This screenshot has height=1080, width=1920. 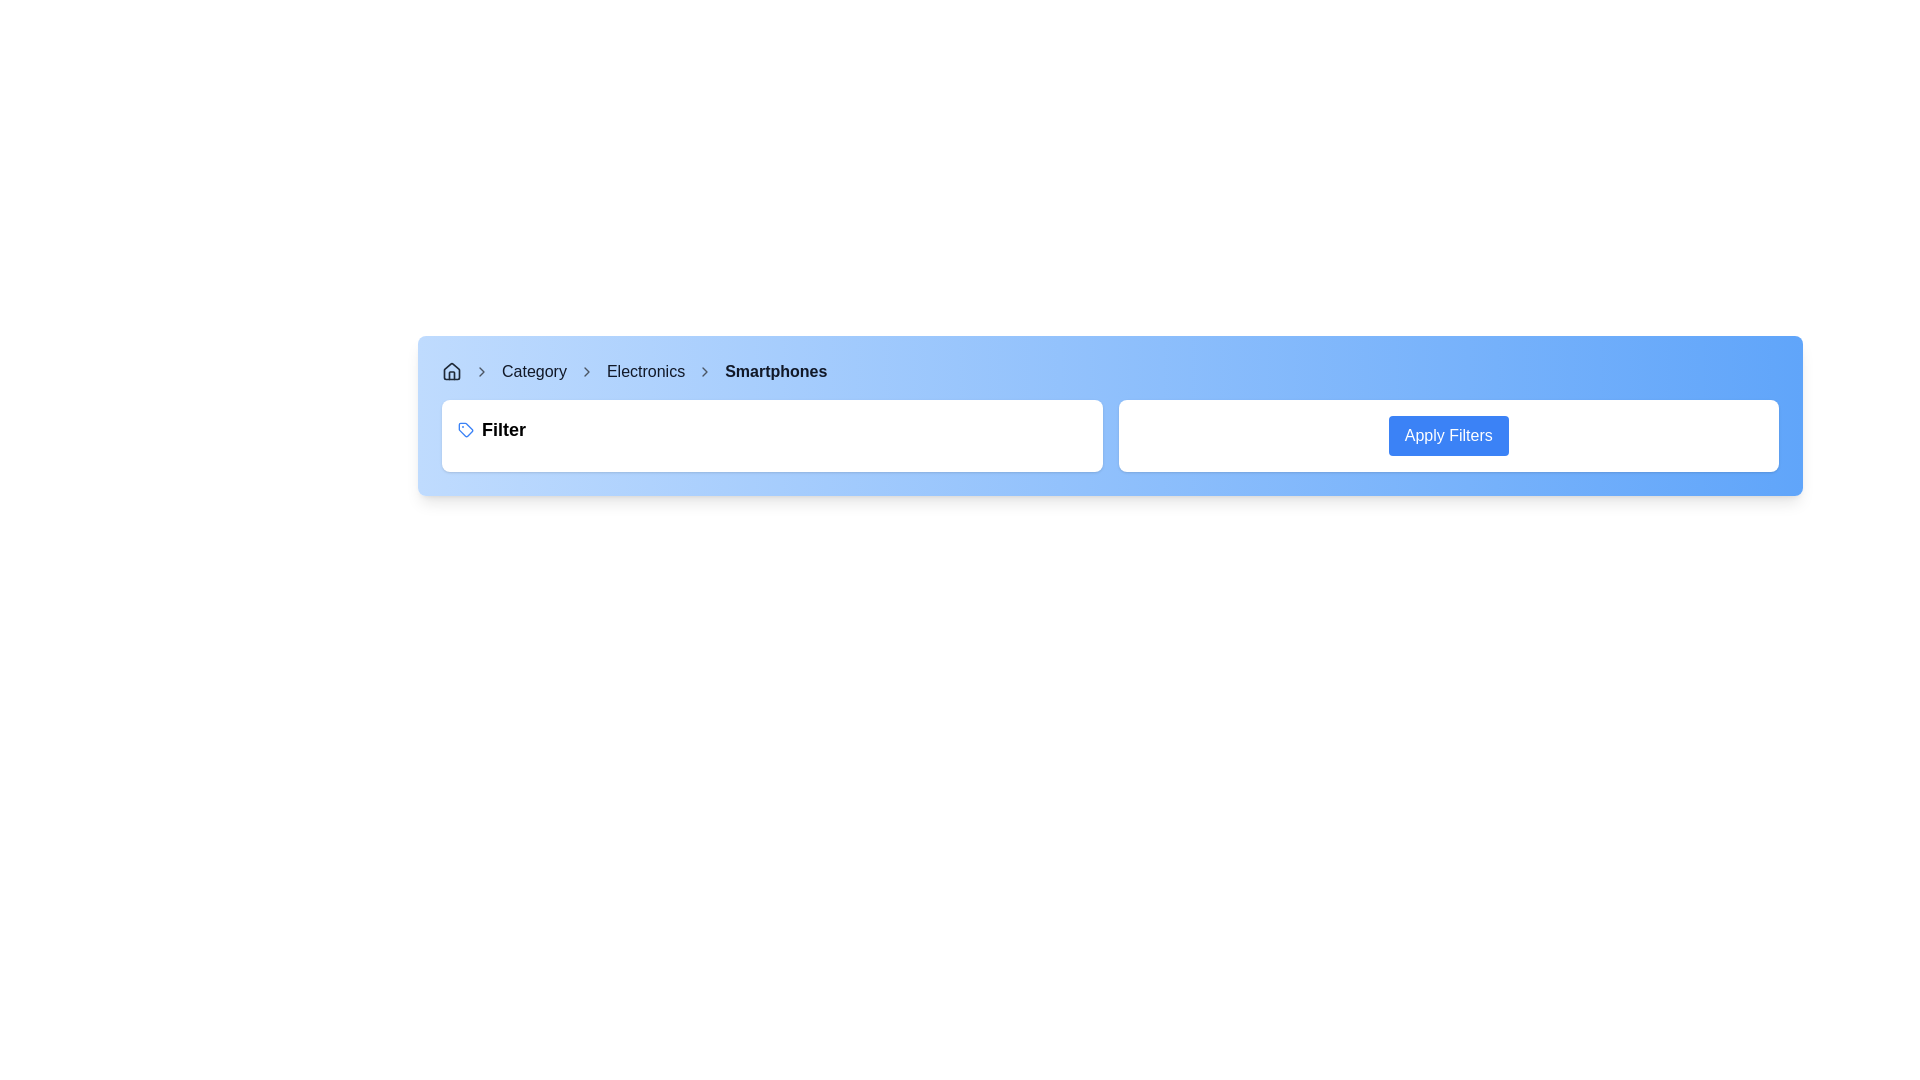 What do you see at coordinates (504, 428) in the screenshot?
I see `the 'Filter' label, which is styled with bold and slightly enlarged font and is located to the right of a small blue-colored tag icon` at bounding box center [504, 428].